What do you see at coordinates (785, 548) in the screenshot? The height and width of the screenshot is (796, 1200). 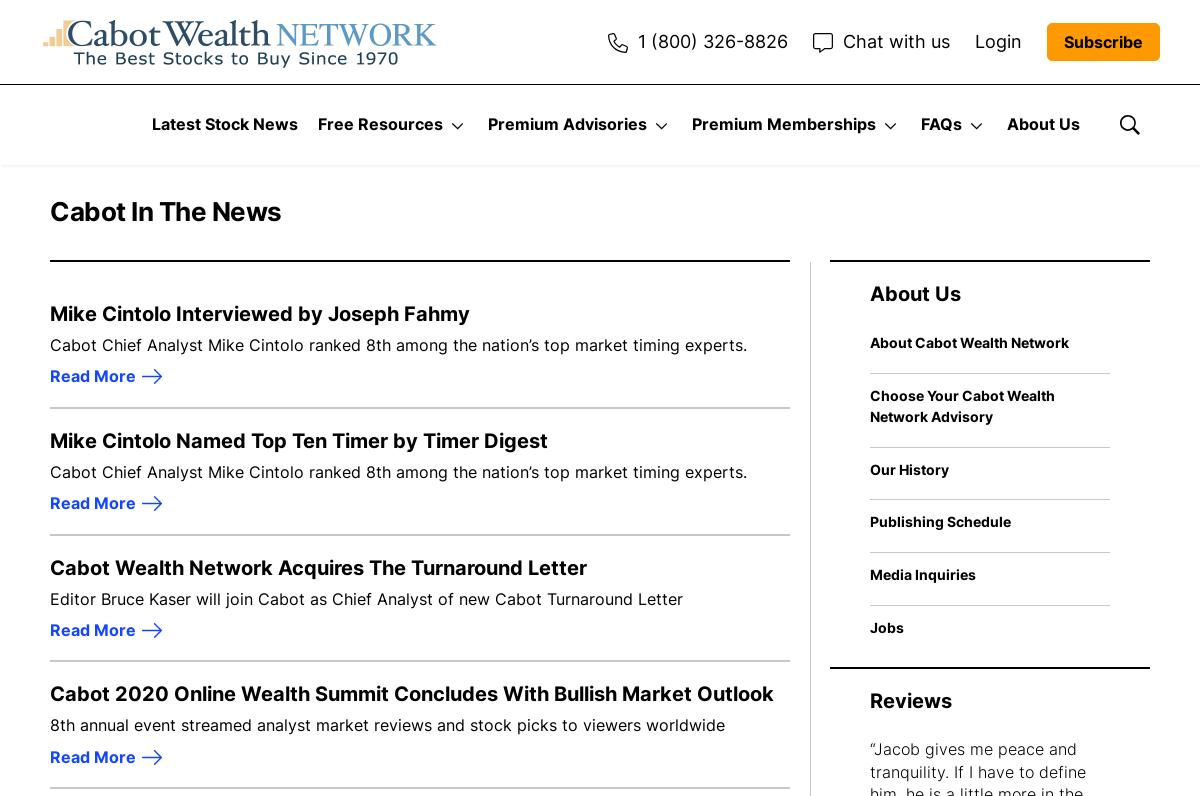 I see `'Cabot Profit Booster'` at bounding box center [785, 548].